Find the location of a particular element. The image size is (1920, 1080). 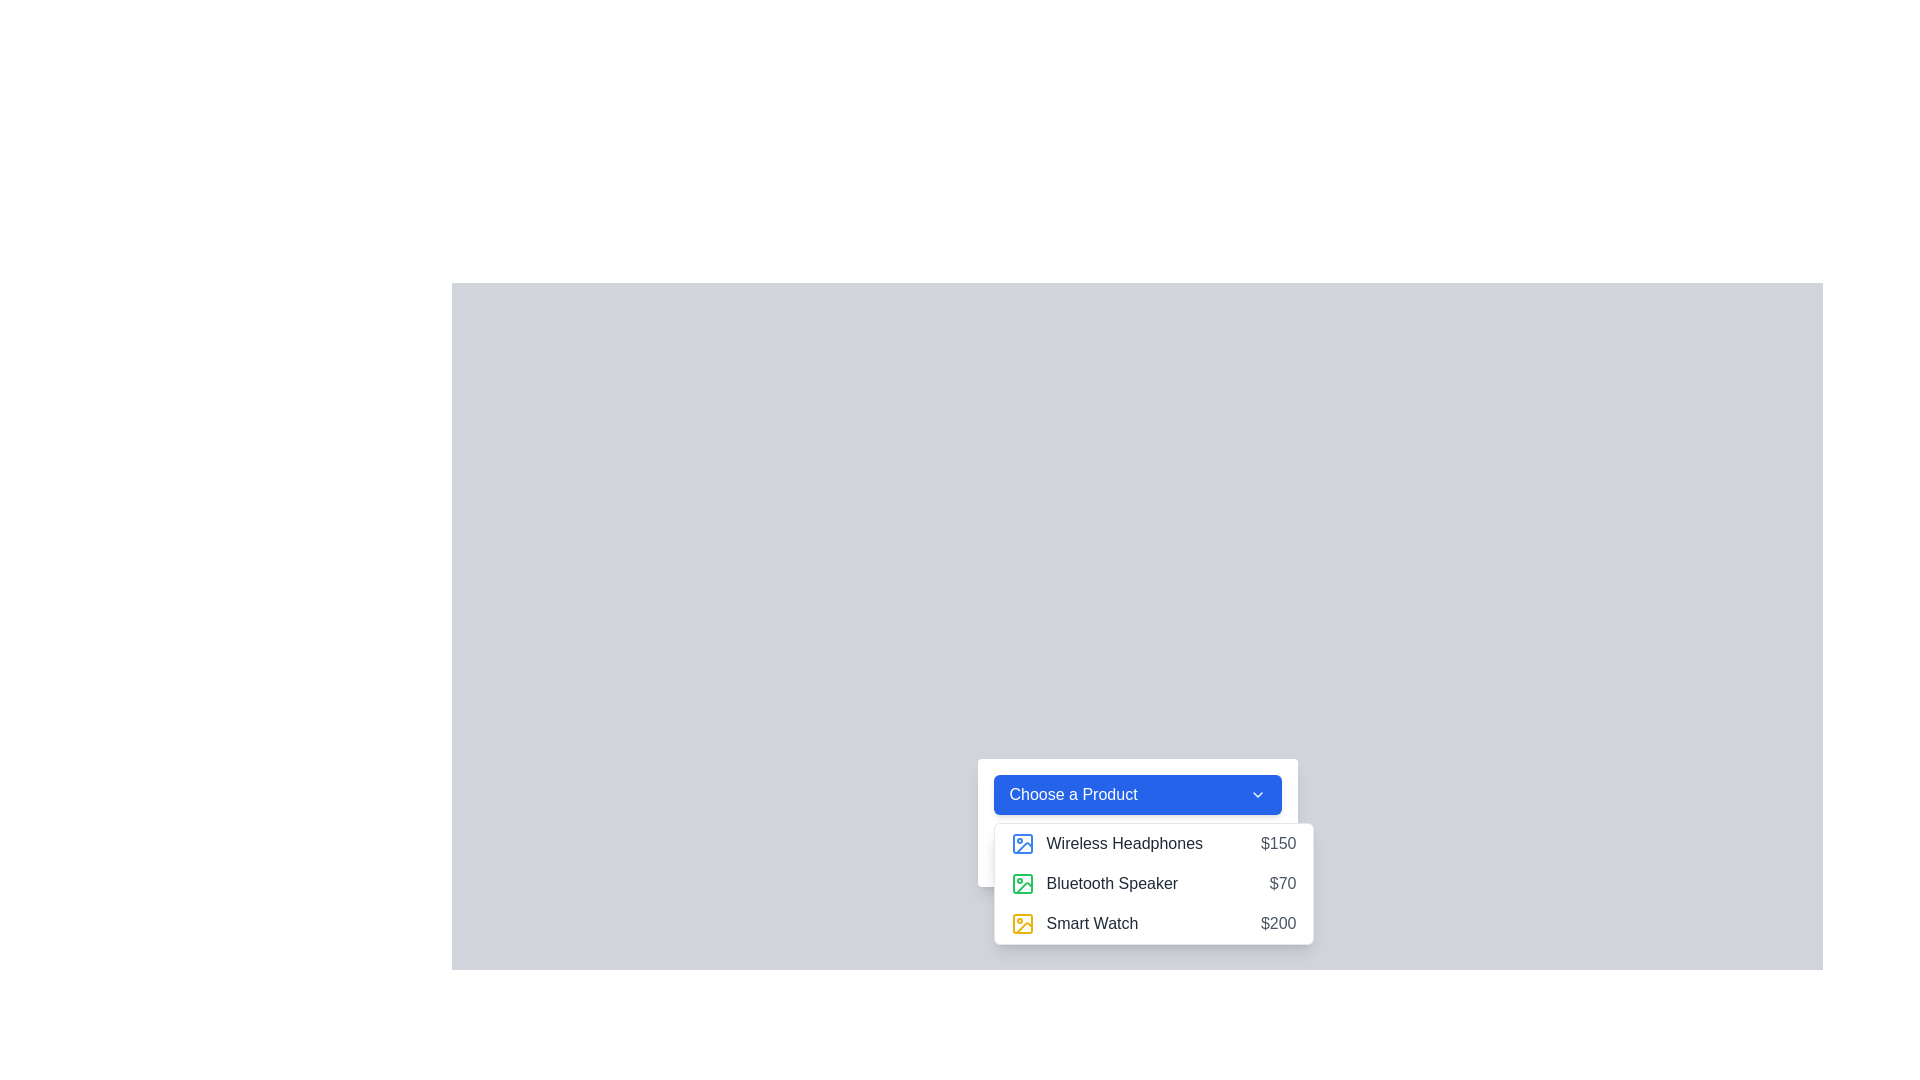

the green outlined icon representing an image frame located to the left of the 'Bluetooth Speaker' text in the dropdown menu is located at coordinates (1022, 882).